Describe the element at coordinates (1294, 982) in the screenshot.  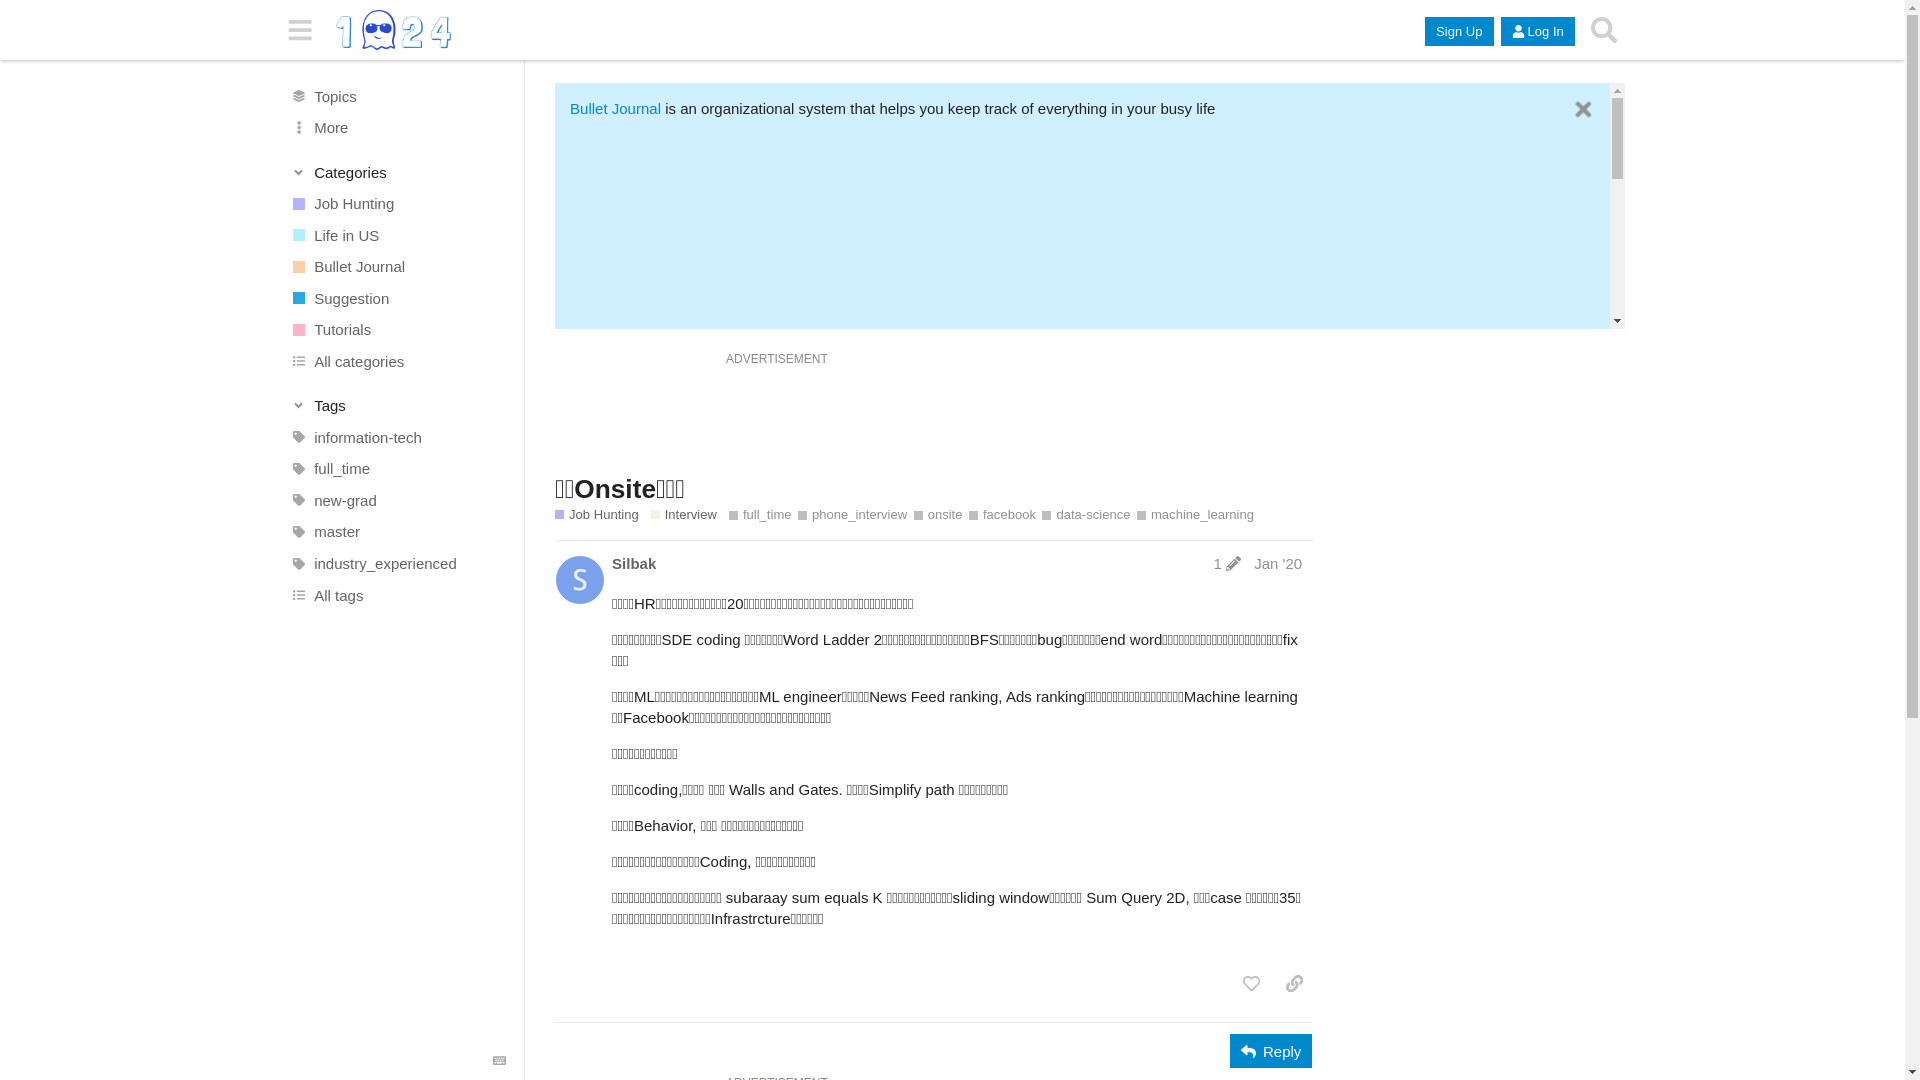
I see `'share a link to this post'` at that location.